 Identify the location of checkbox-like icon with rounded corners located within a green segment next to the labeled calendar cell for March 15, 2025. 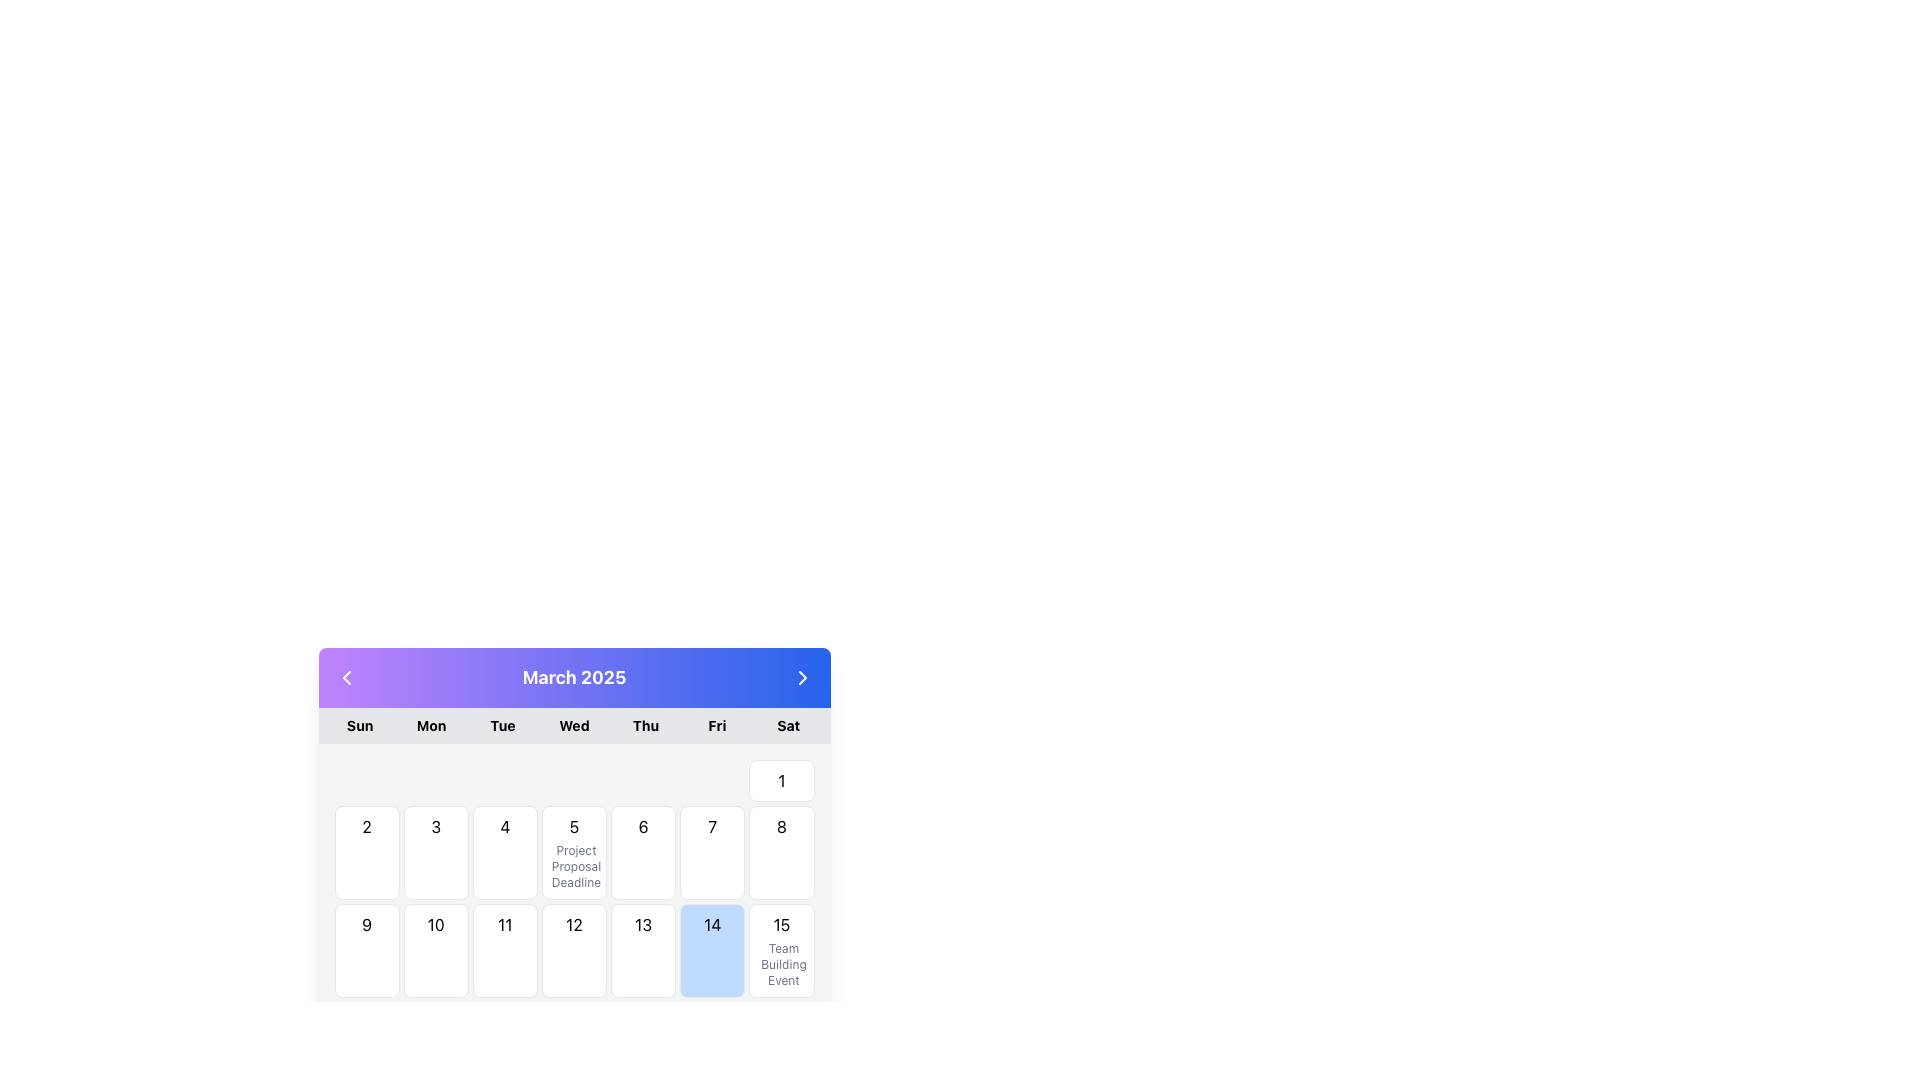
(768, 967).